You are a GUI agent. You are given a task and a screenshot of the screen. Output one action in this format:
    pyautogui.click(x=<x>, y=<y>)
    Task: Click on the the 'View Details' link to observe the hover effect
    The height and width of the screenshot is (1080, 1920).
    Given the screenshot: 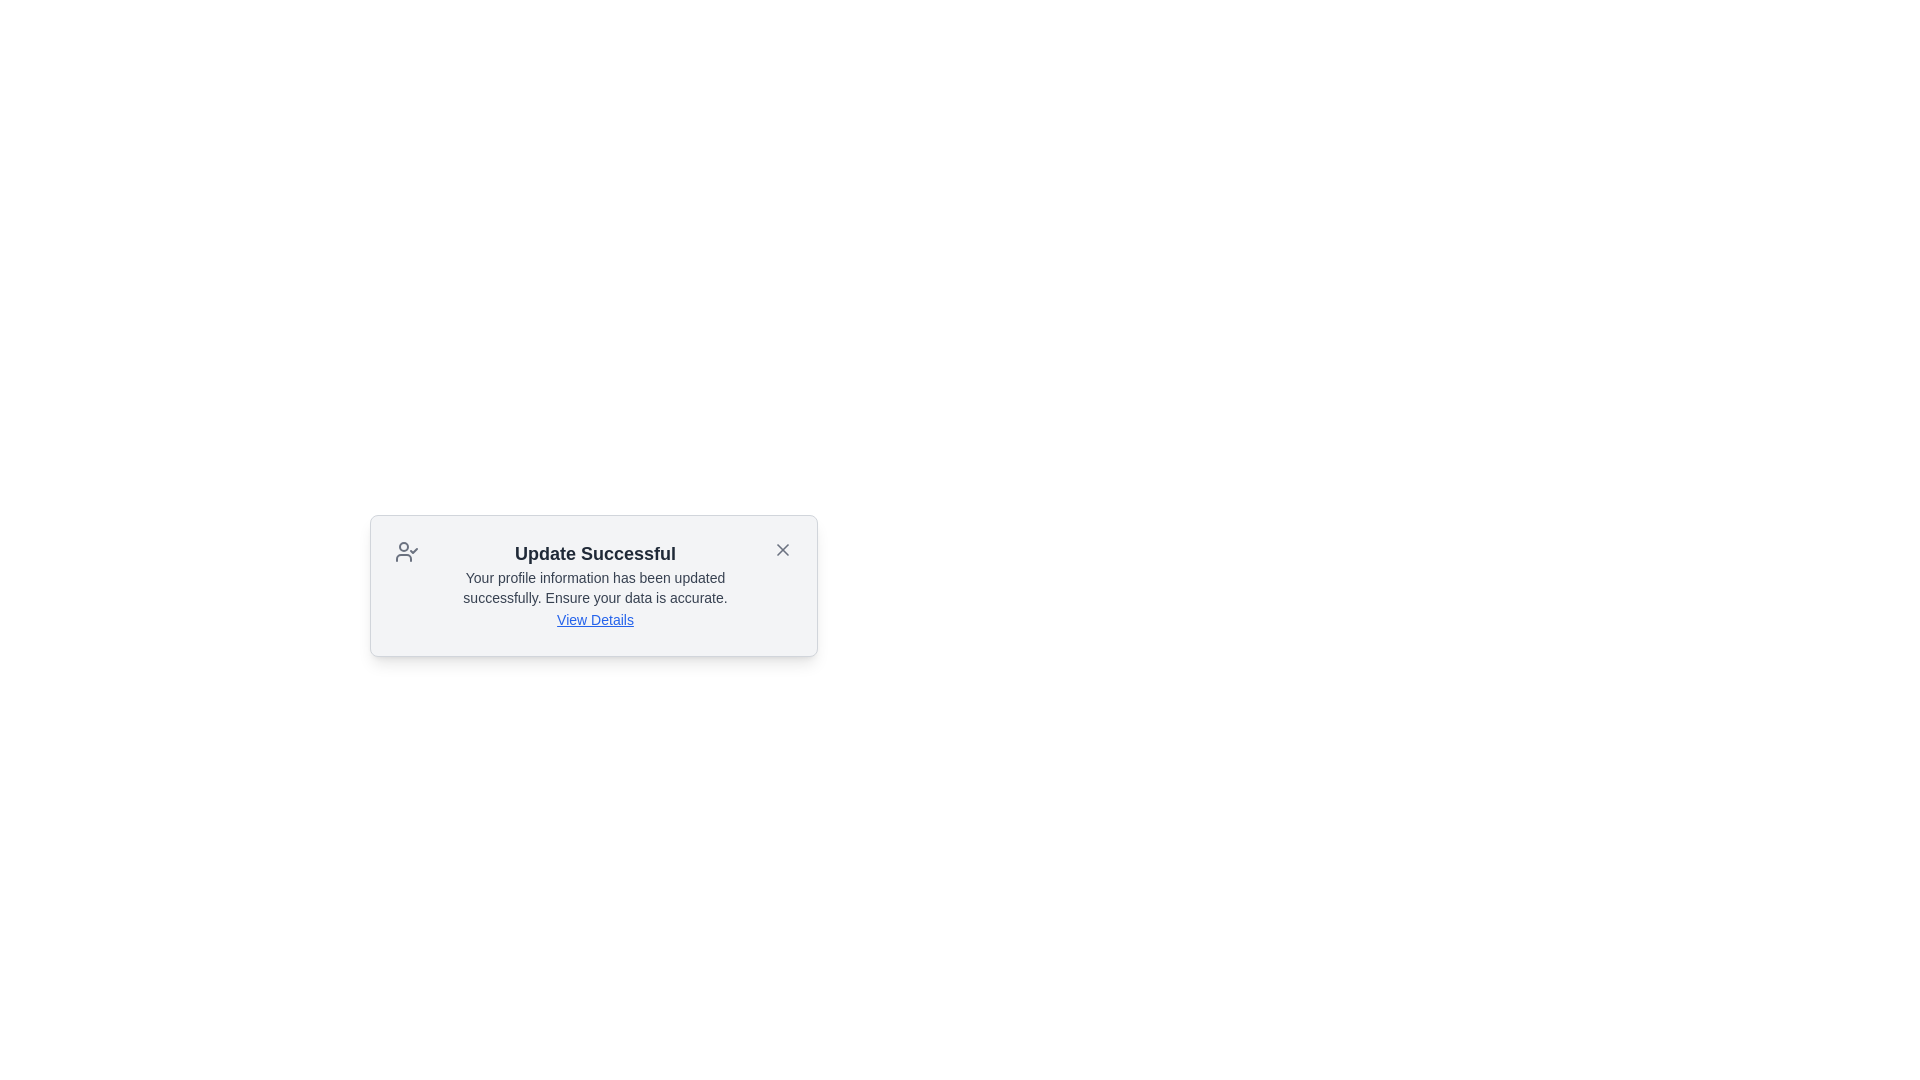 What is the action you would take?
    pyautogui.click(x=594, y=619)
    